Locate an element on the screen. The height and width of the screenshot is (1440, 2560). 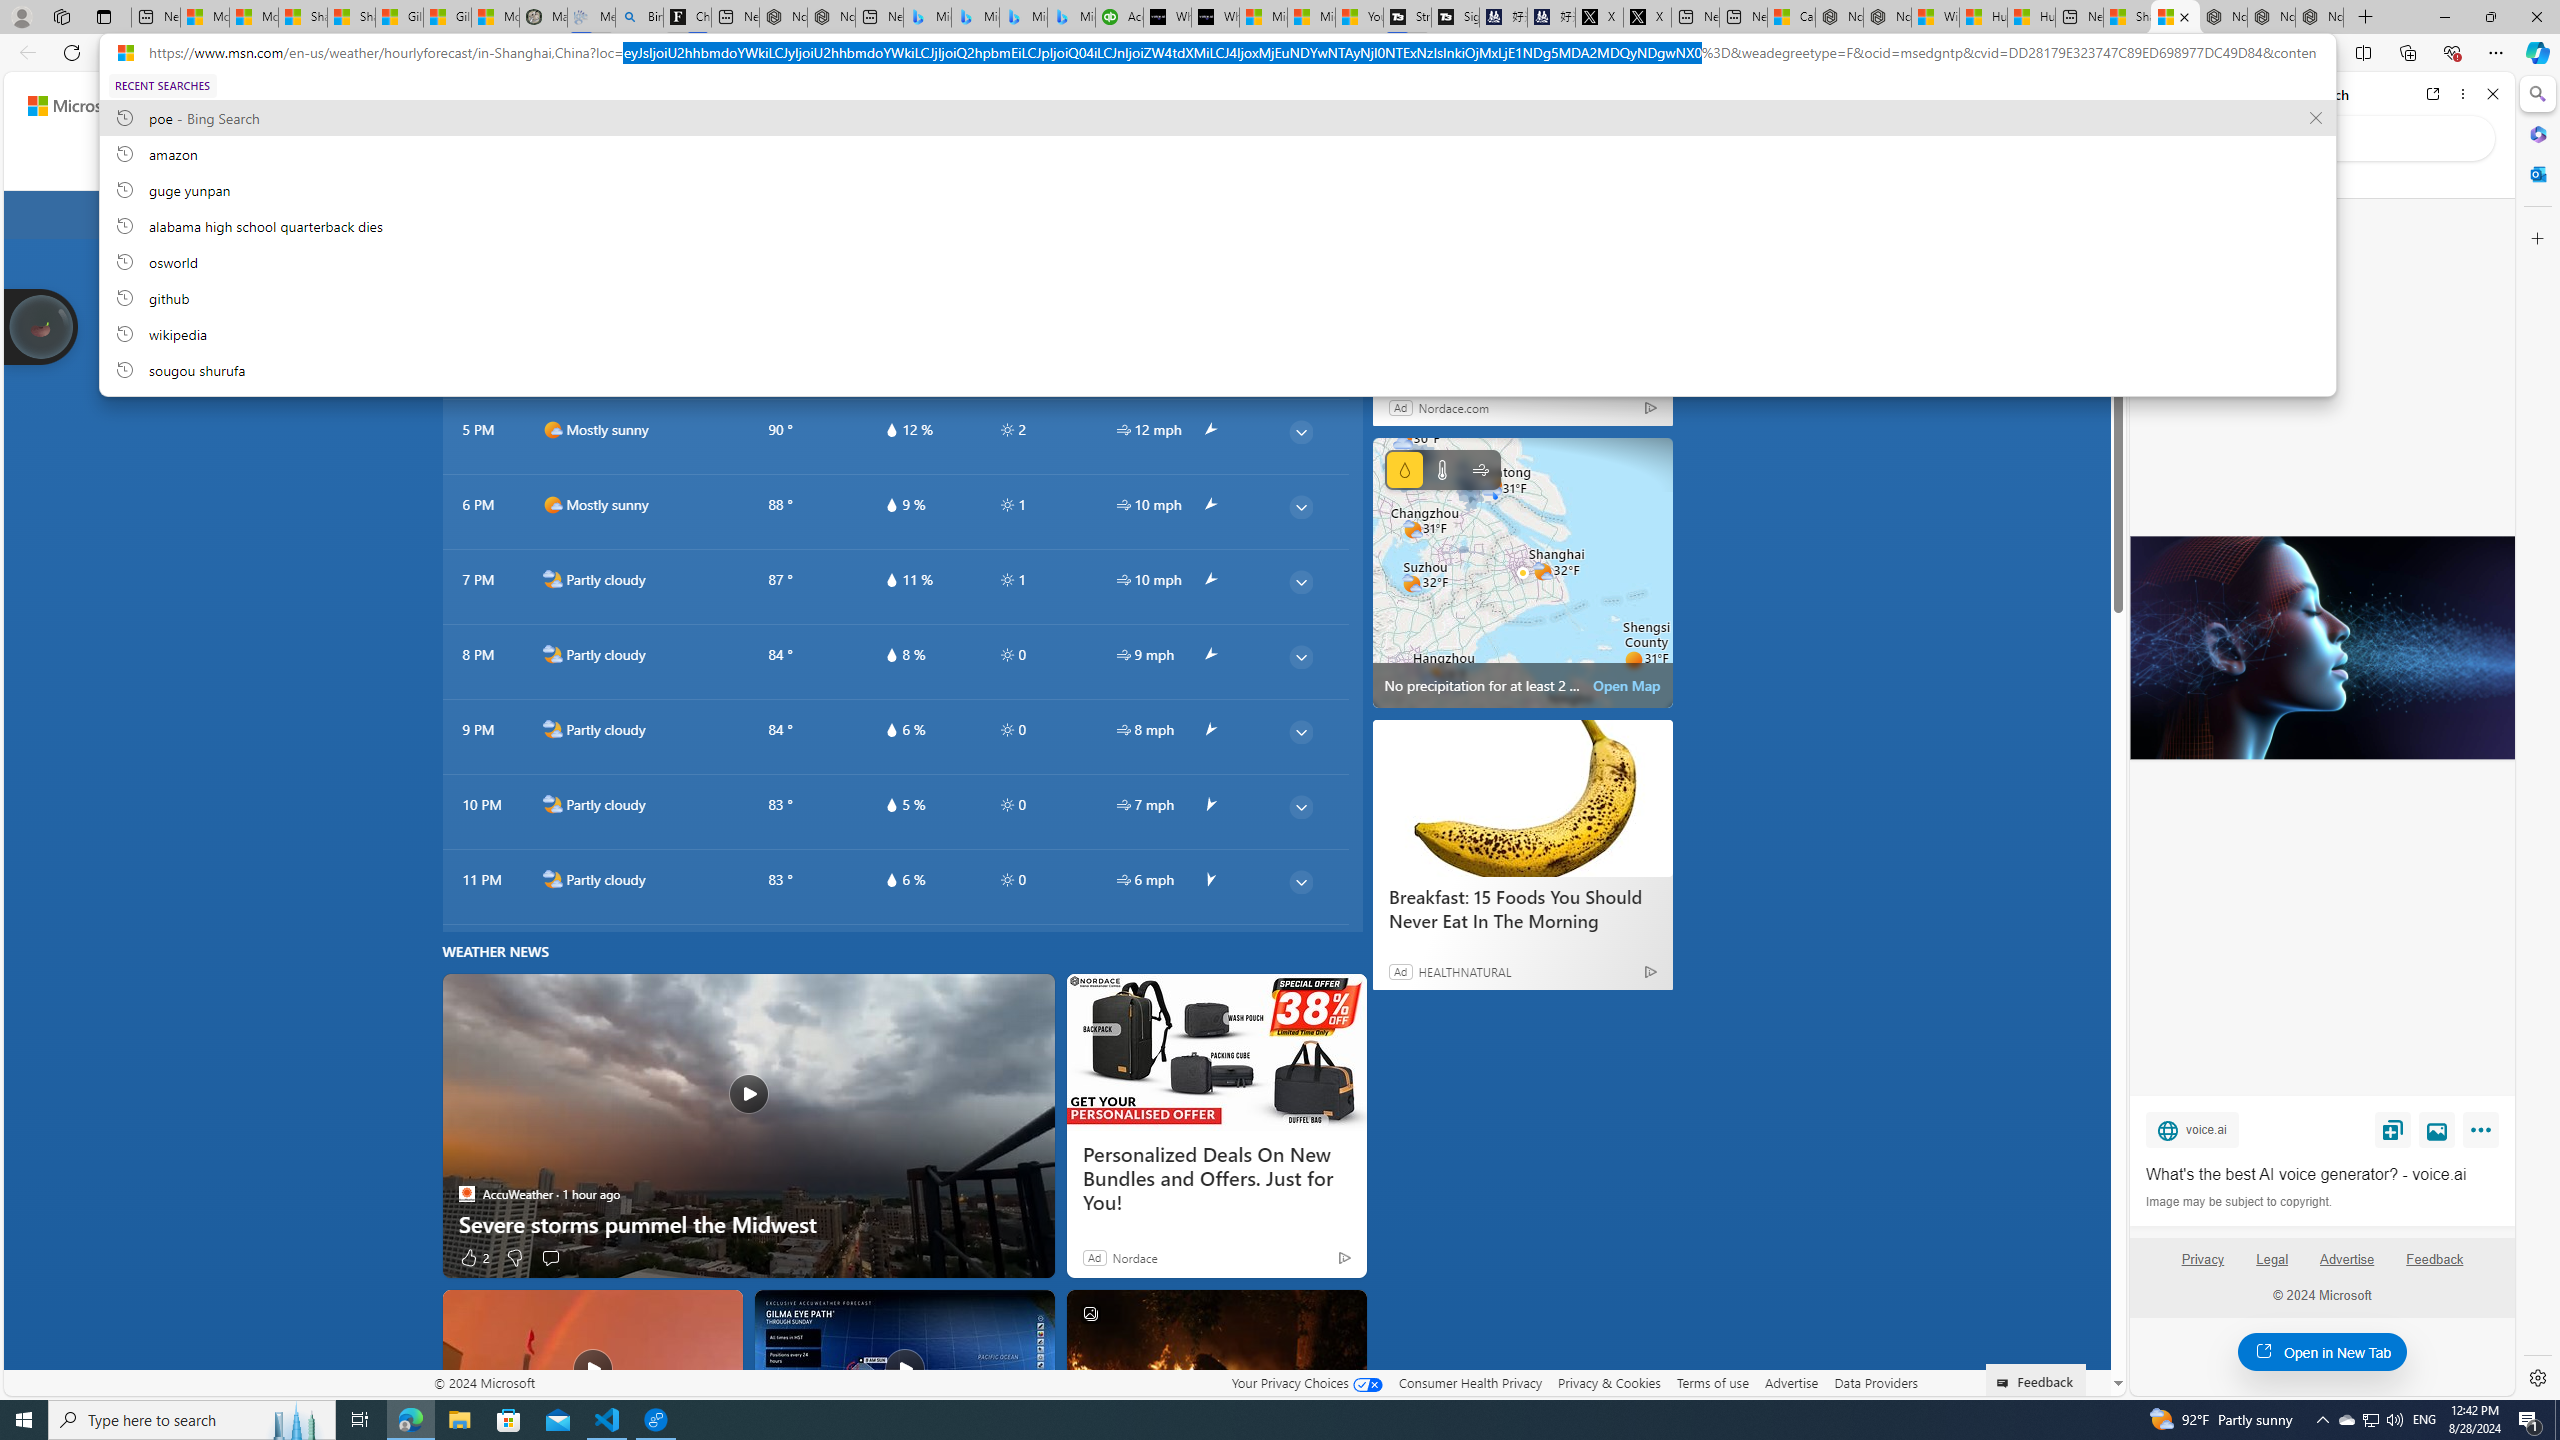
'Customize' is located at coordinates (2535, 237).